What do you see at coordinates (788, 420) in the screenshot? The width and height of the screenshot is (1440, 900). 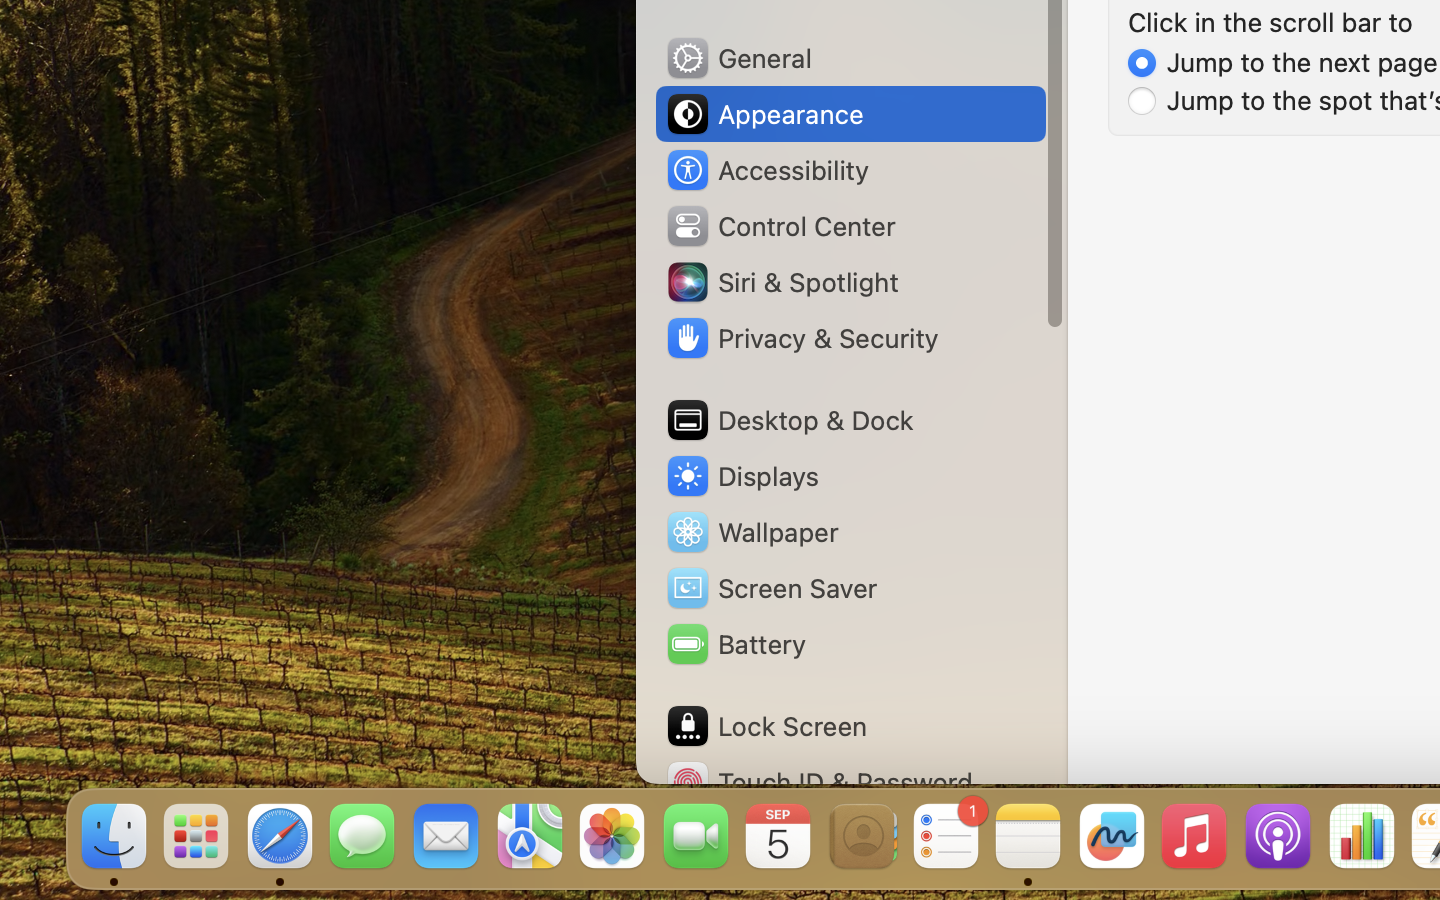 I see `'Desktop & Dock'` at bounding box center [788, 420].